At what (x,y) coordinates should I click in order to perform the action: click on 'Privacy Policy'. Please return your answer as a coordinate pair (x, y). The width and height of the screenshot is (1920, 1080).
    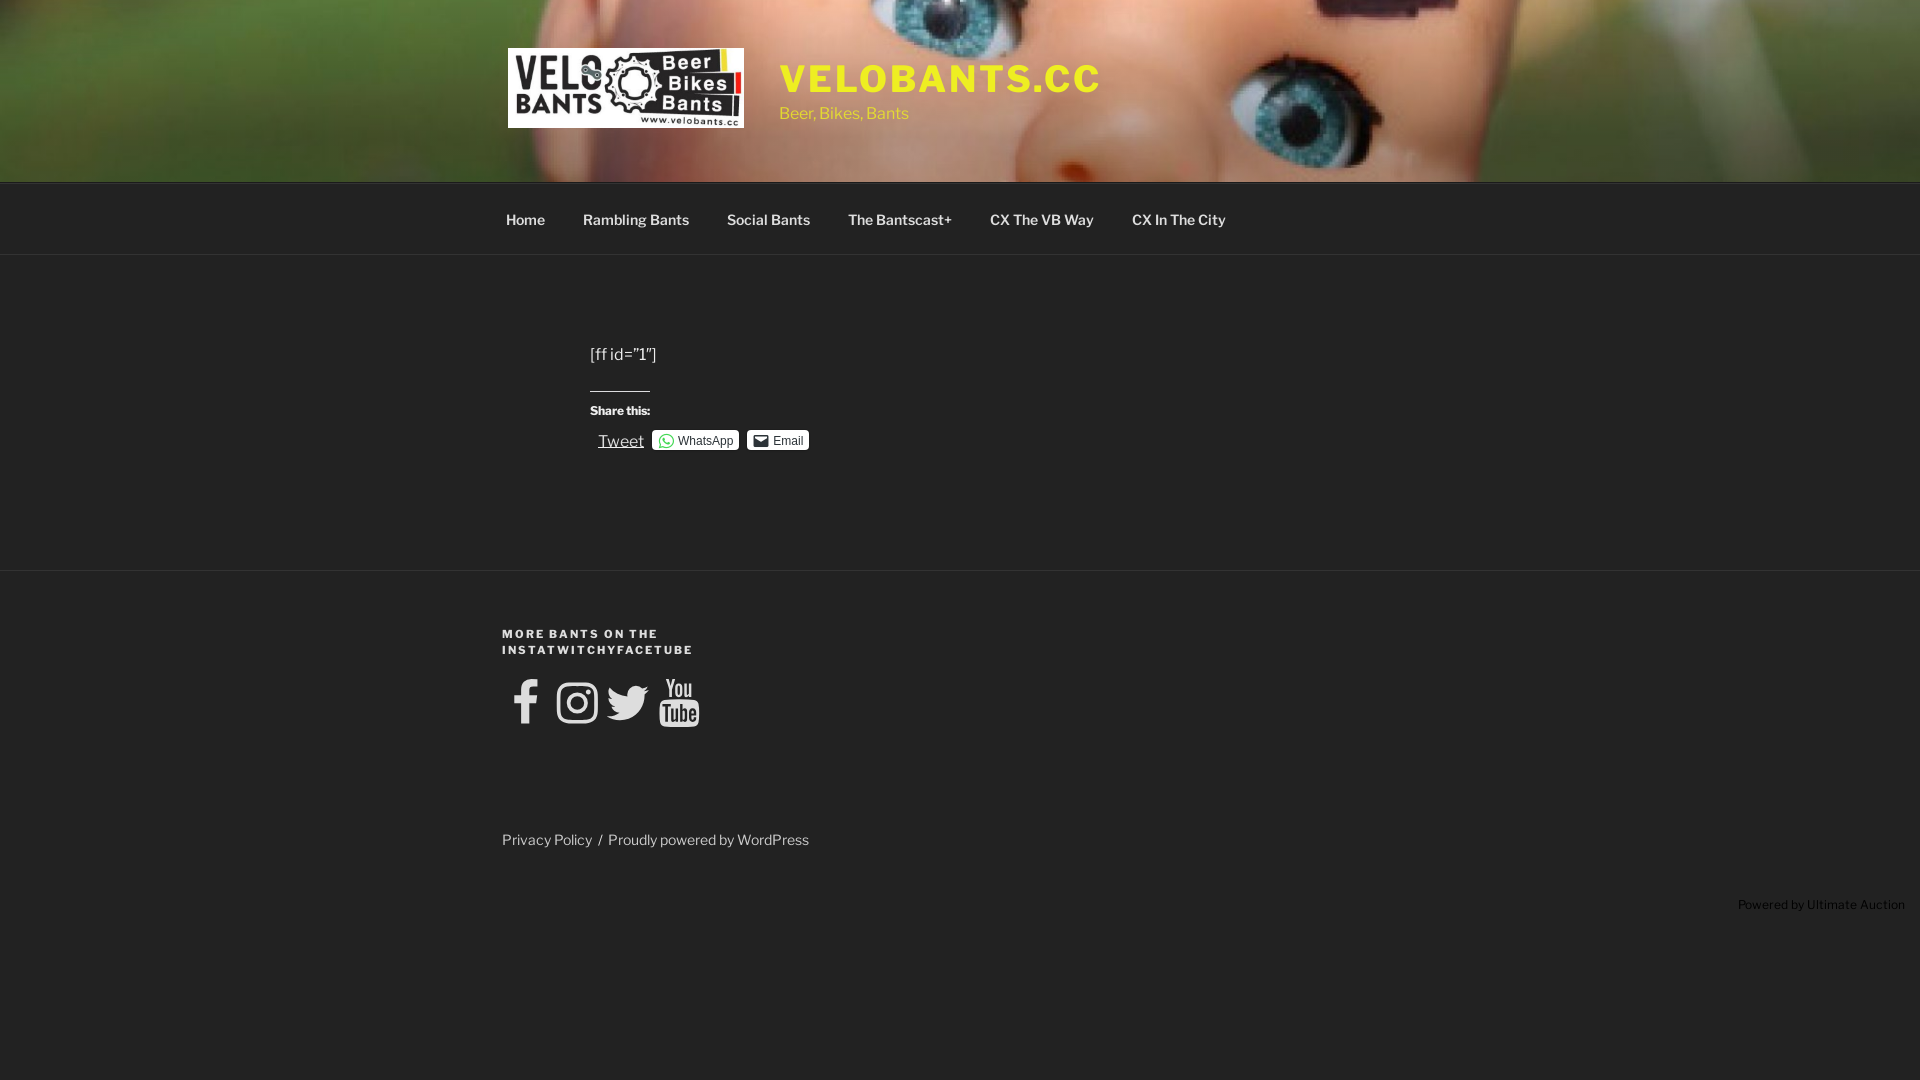
    Looking at the image, I should click on (547, 839).